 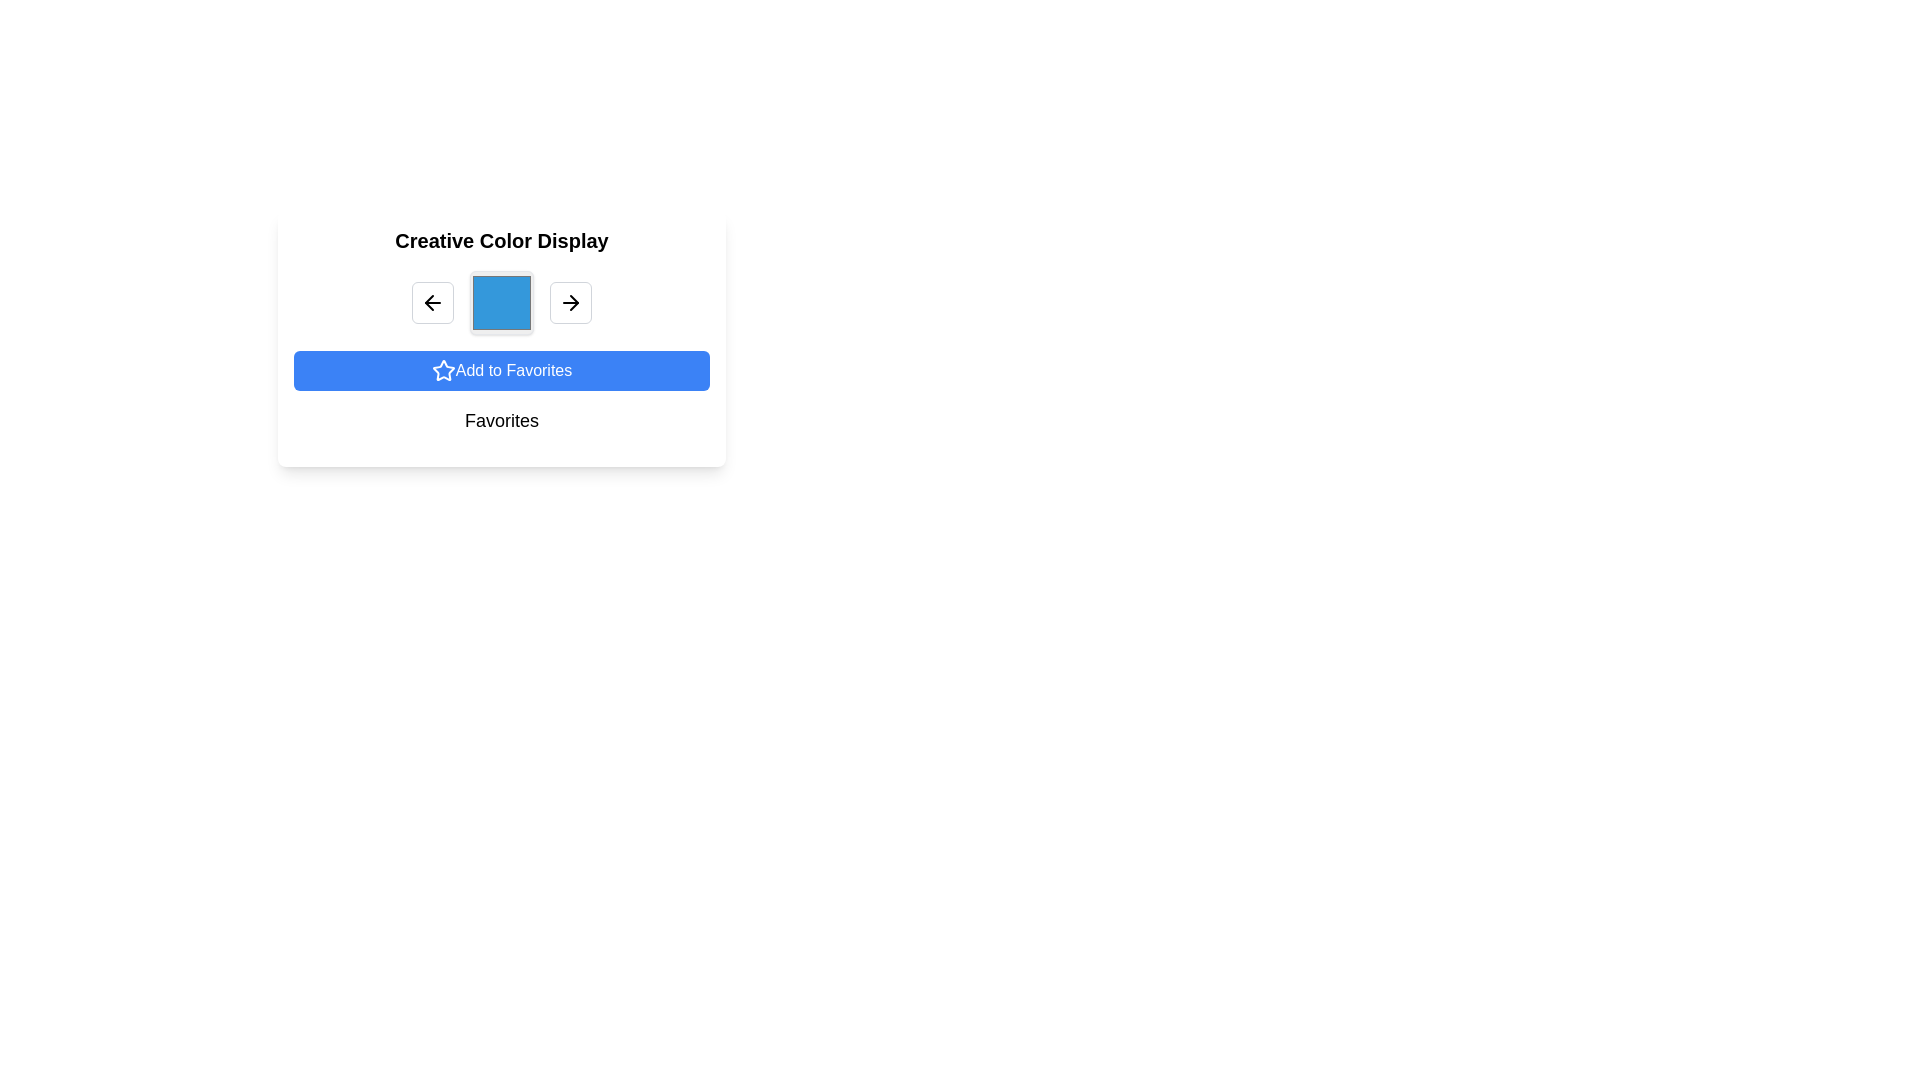 What do you see at coordinates (428, 303) in the screenshot?
I see `the left arrow icon located to the left of the square blue color indicator in the horizontal arrangement beneath the text 'Creative Color Display'` at bounding box center [428, 303].